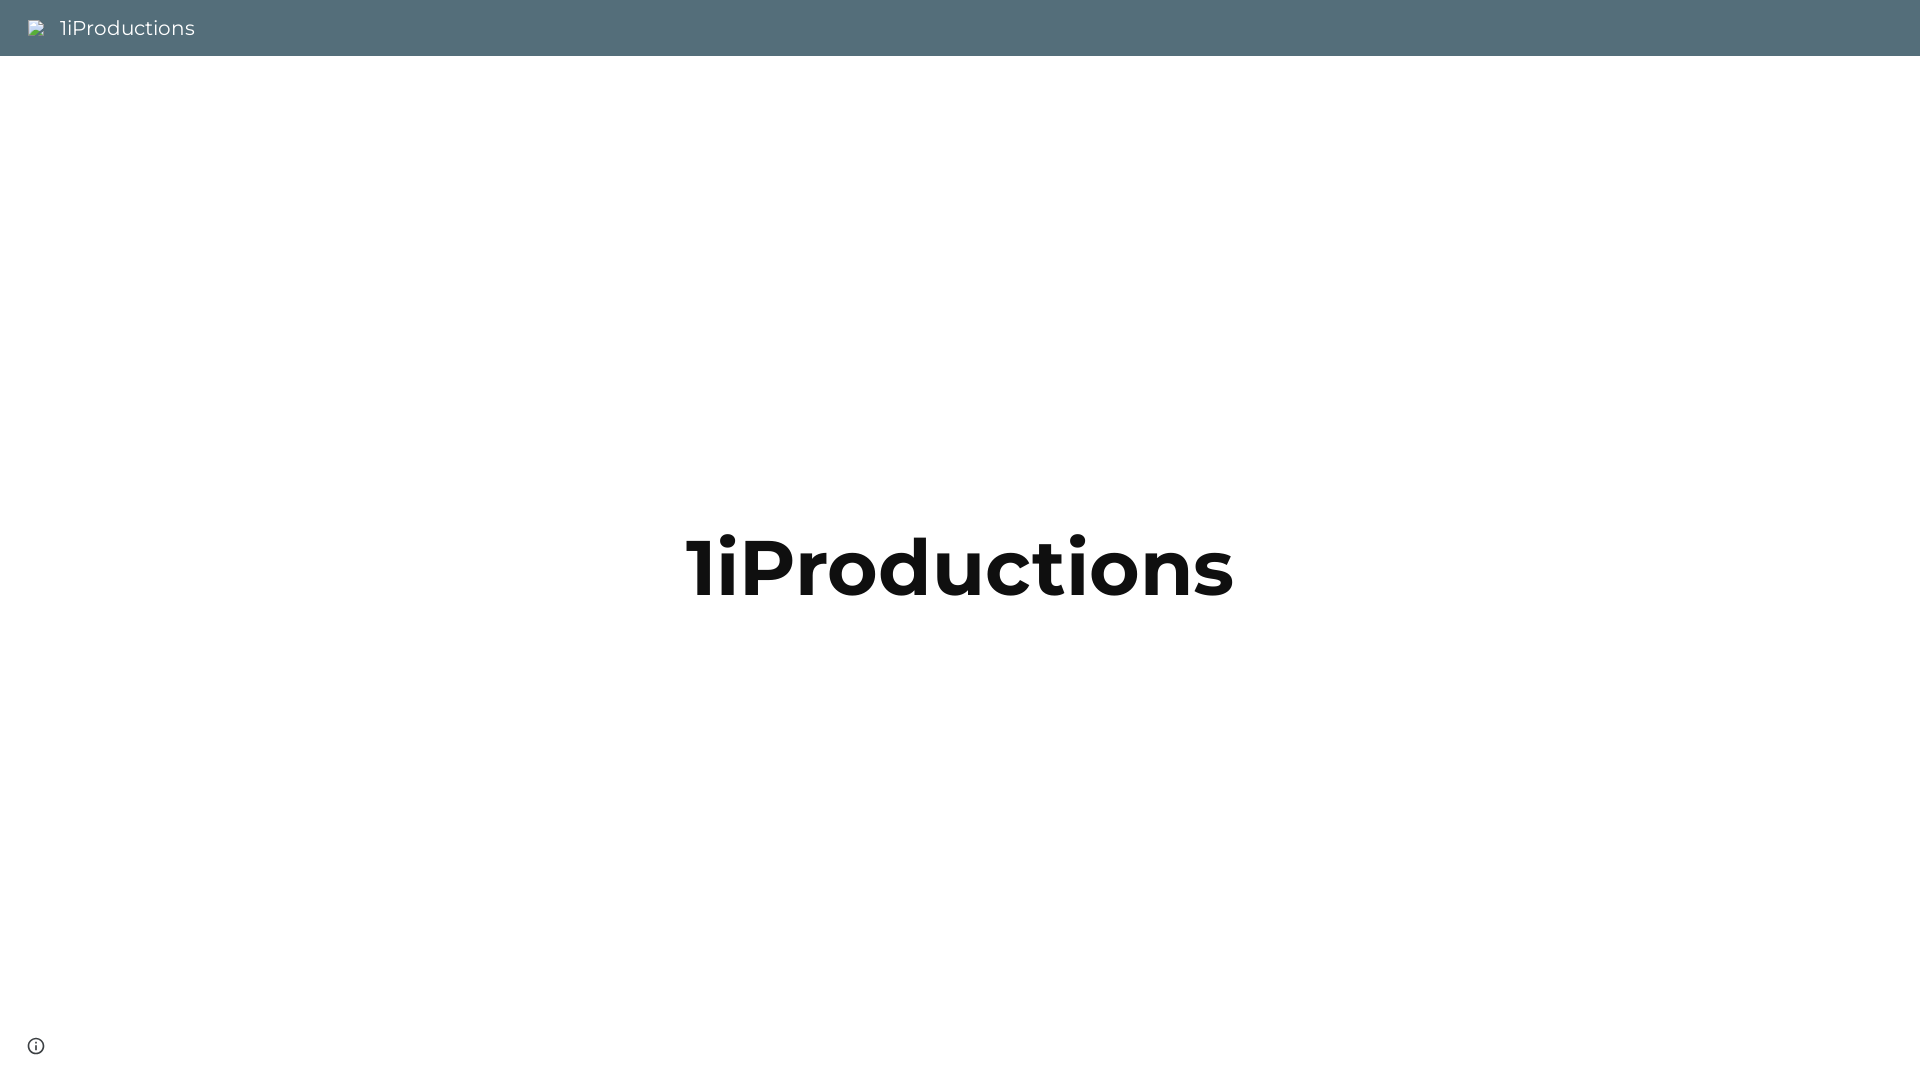  I want to click on '1iProductions', so click(110, 26).